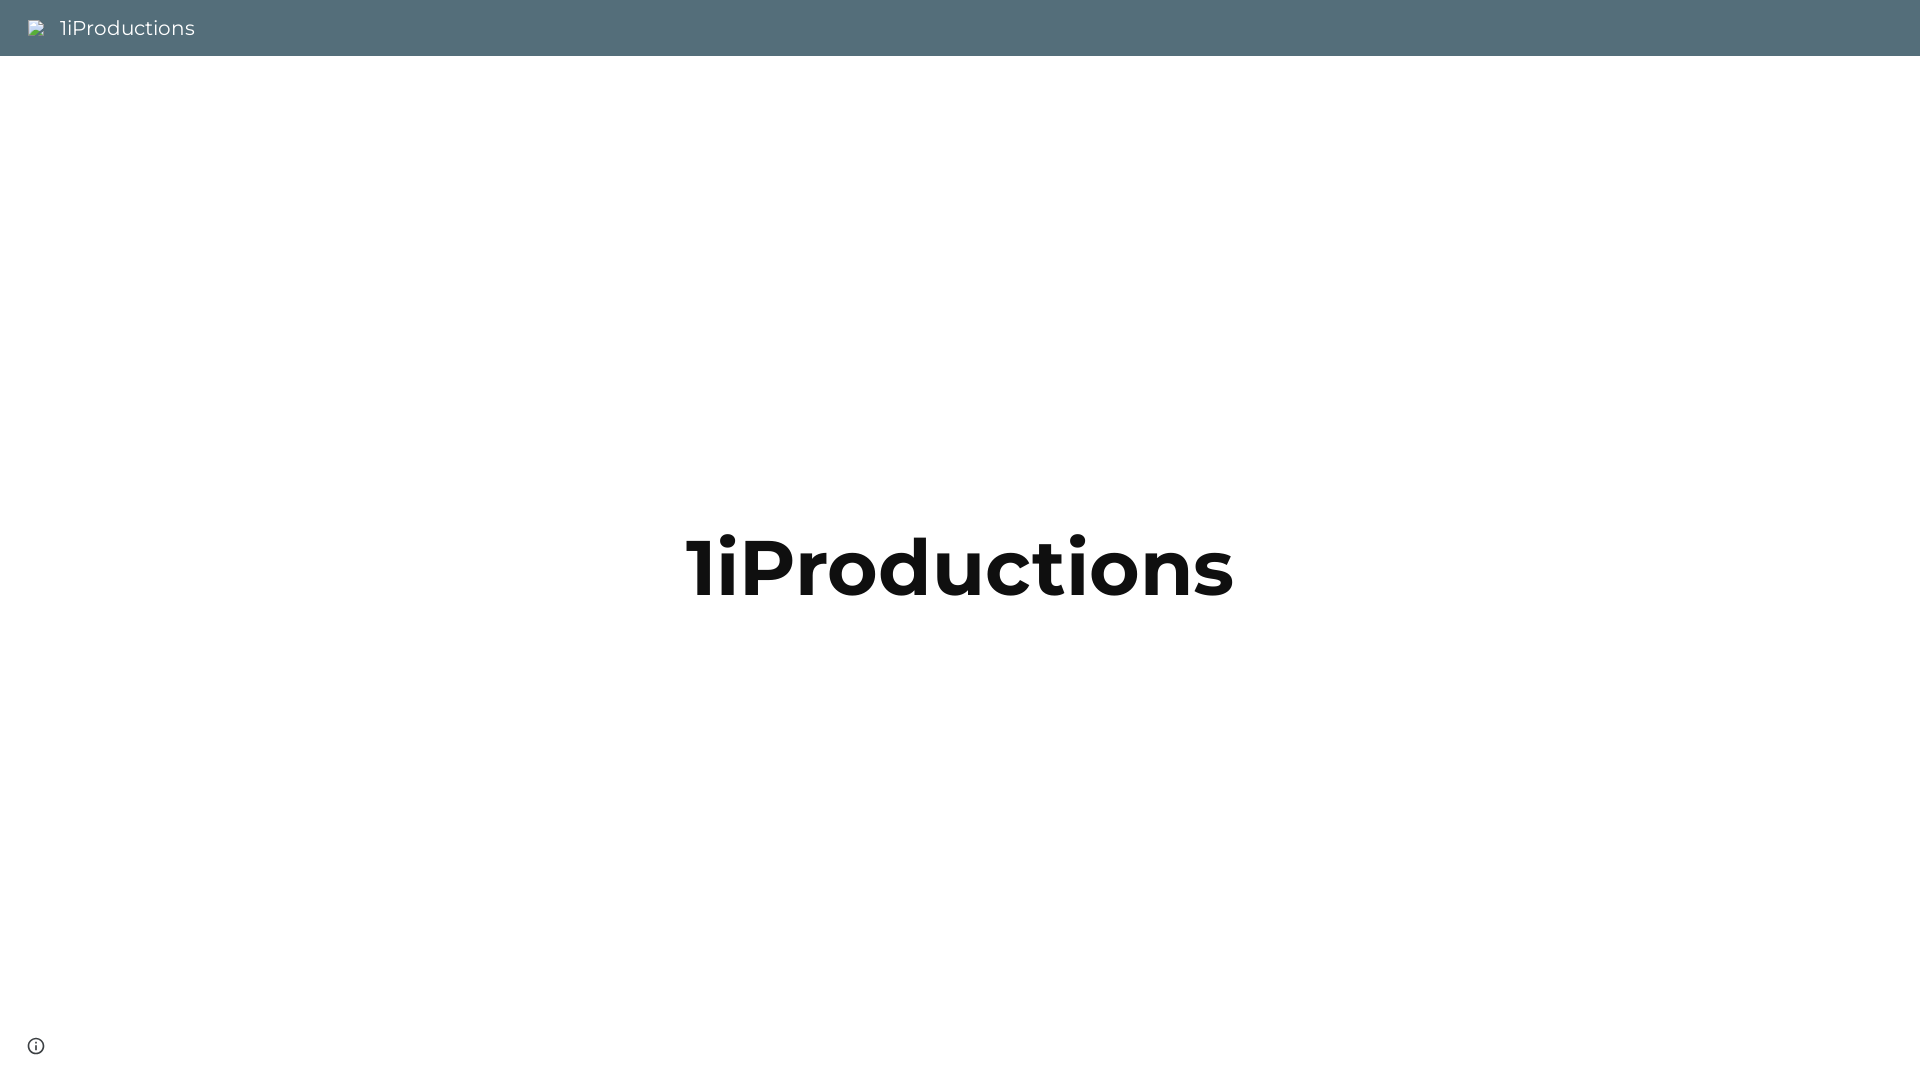  I want to click on '1iProductions', so click(110, 26).